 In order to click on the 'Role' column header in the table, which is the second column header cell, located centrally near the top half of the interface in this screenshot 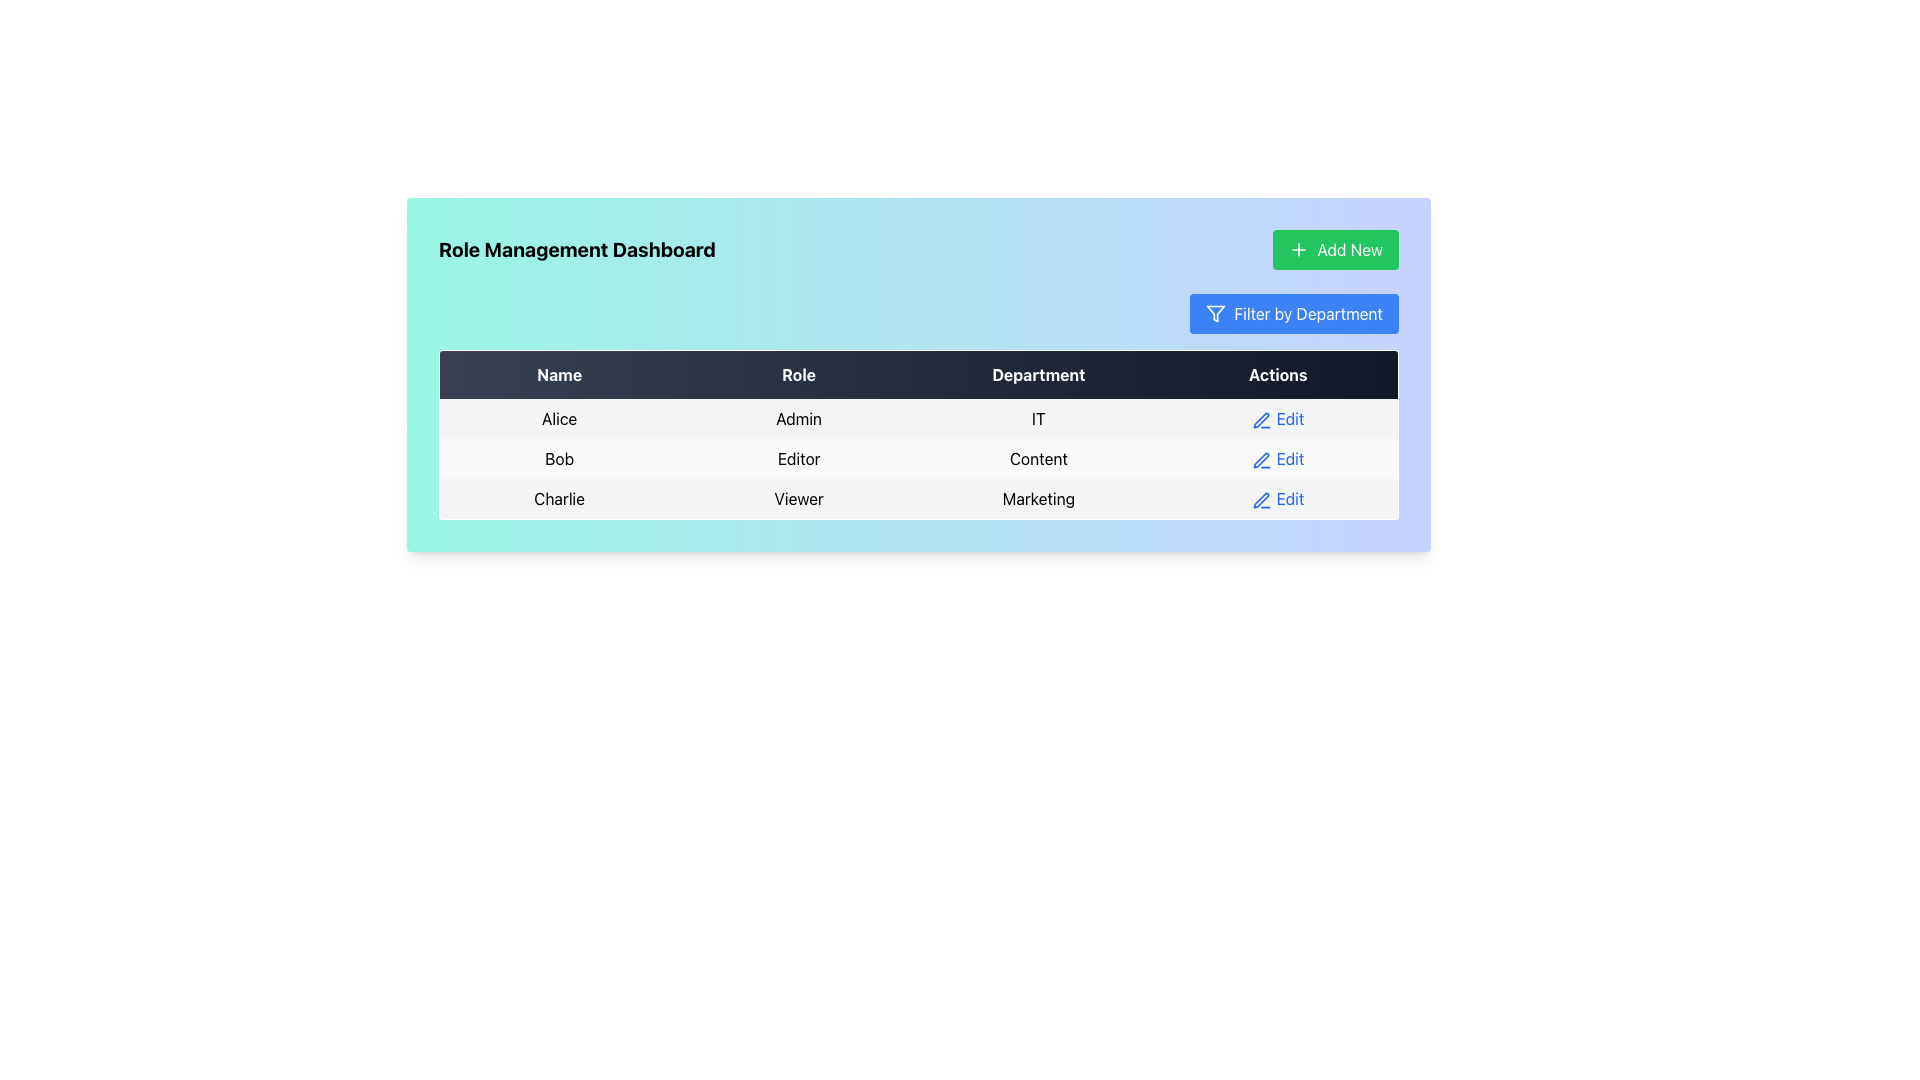, I will do `click(798, 374)`.